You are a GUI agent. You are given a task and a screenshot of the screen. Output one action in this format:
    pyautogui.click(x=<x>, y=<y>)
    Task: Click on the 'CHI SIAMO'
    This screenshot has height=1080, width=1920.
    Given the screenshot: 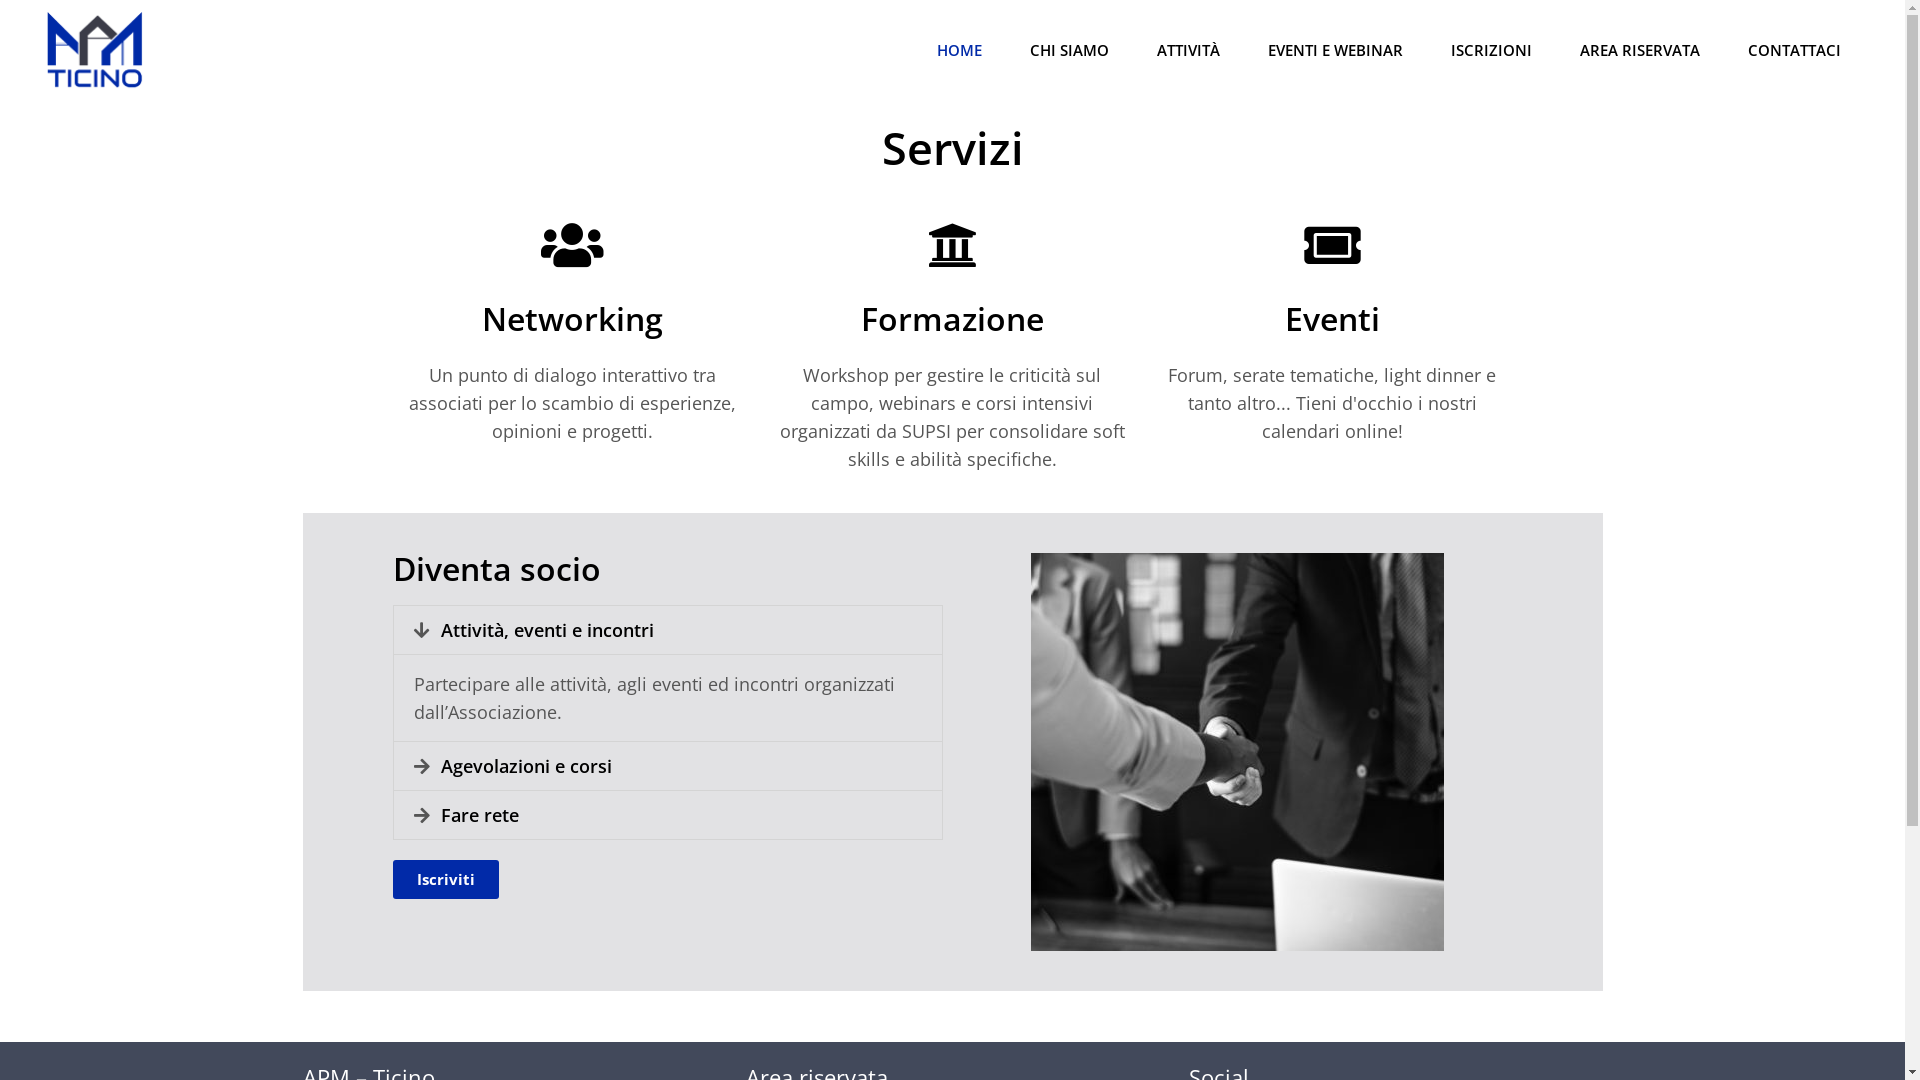 What is the action you would take?
    pyautogui.click(x=1006, y=49)
    